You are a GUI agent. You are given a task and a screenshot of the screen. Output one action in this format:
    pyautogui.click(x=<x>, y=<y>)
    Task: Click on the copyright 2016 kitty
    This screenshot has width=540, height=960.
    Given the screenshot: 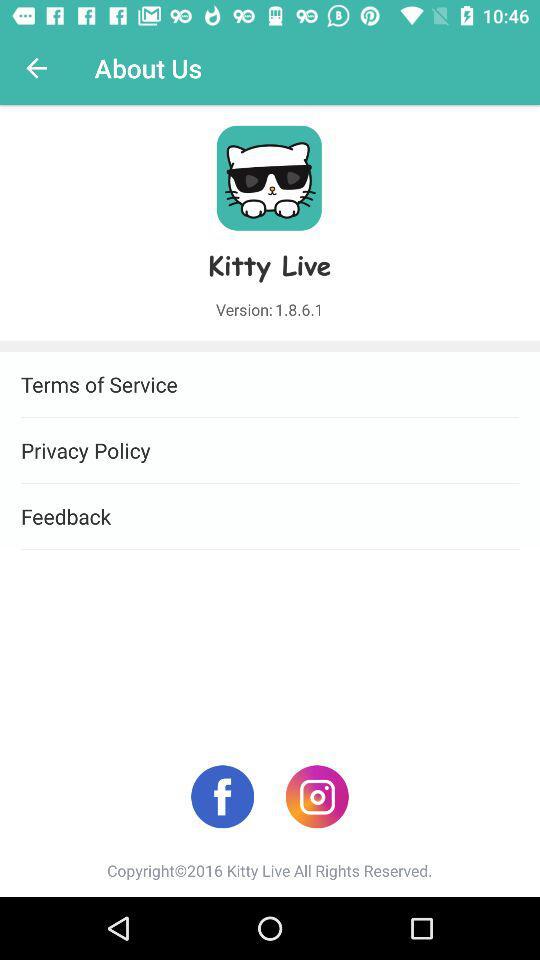 What is the action you would take?
    pyautogui.click(x=269, y=869)
    